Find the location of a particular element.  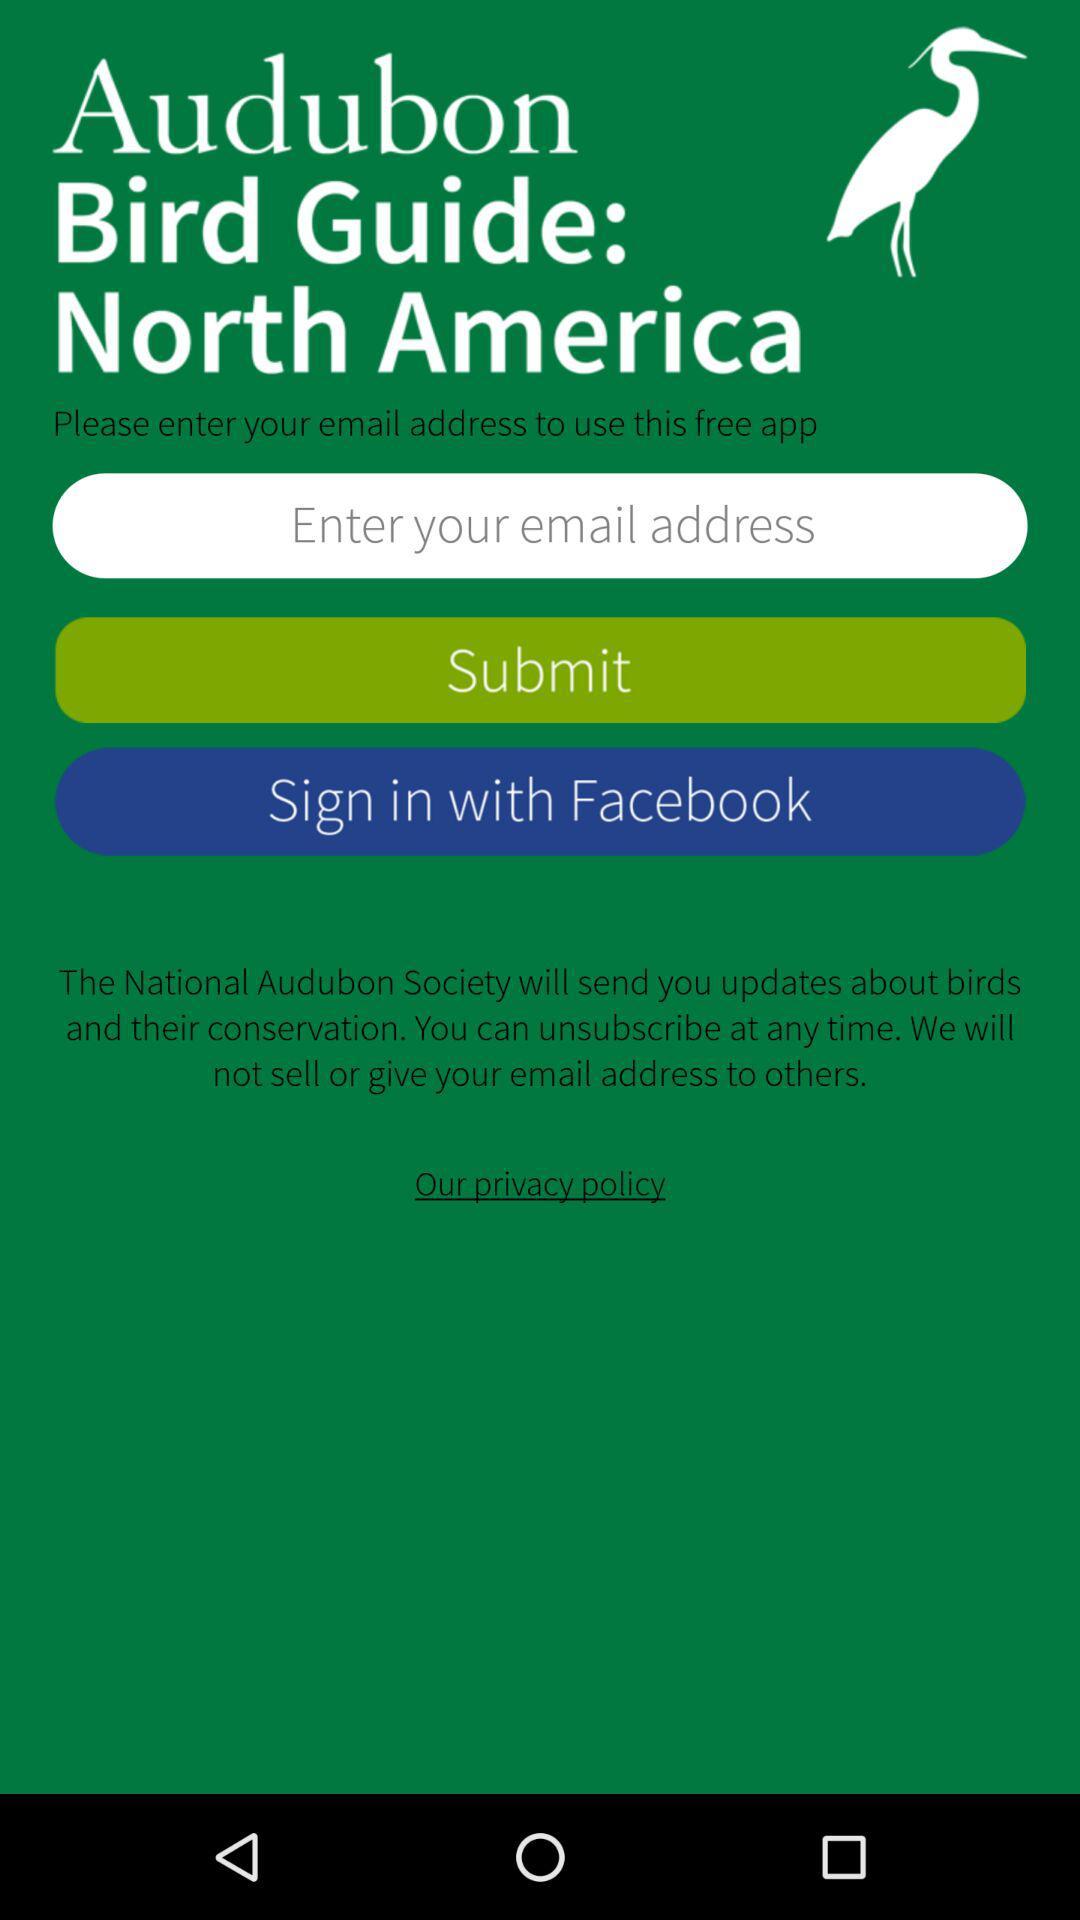

space for email entry is located at coordinates (540, 525).